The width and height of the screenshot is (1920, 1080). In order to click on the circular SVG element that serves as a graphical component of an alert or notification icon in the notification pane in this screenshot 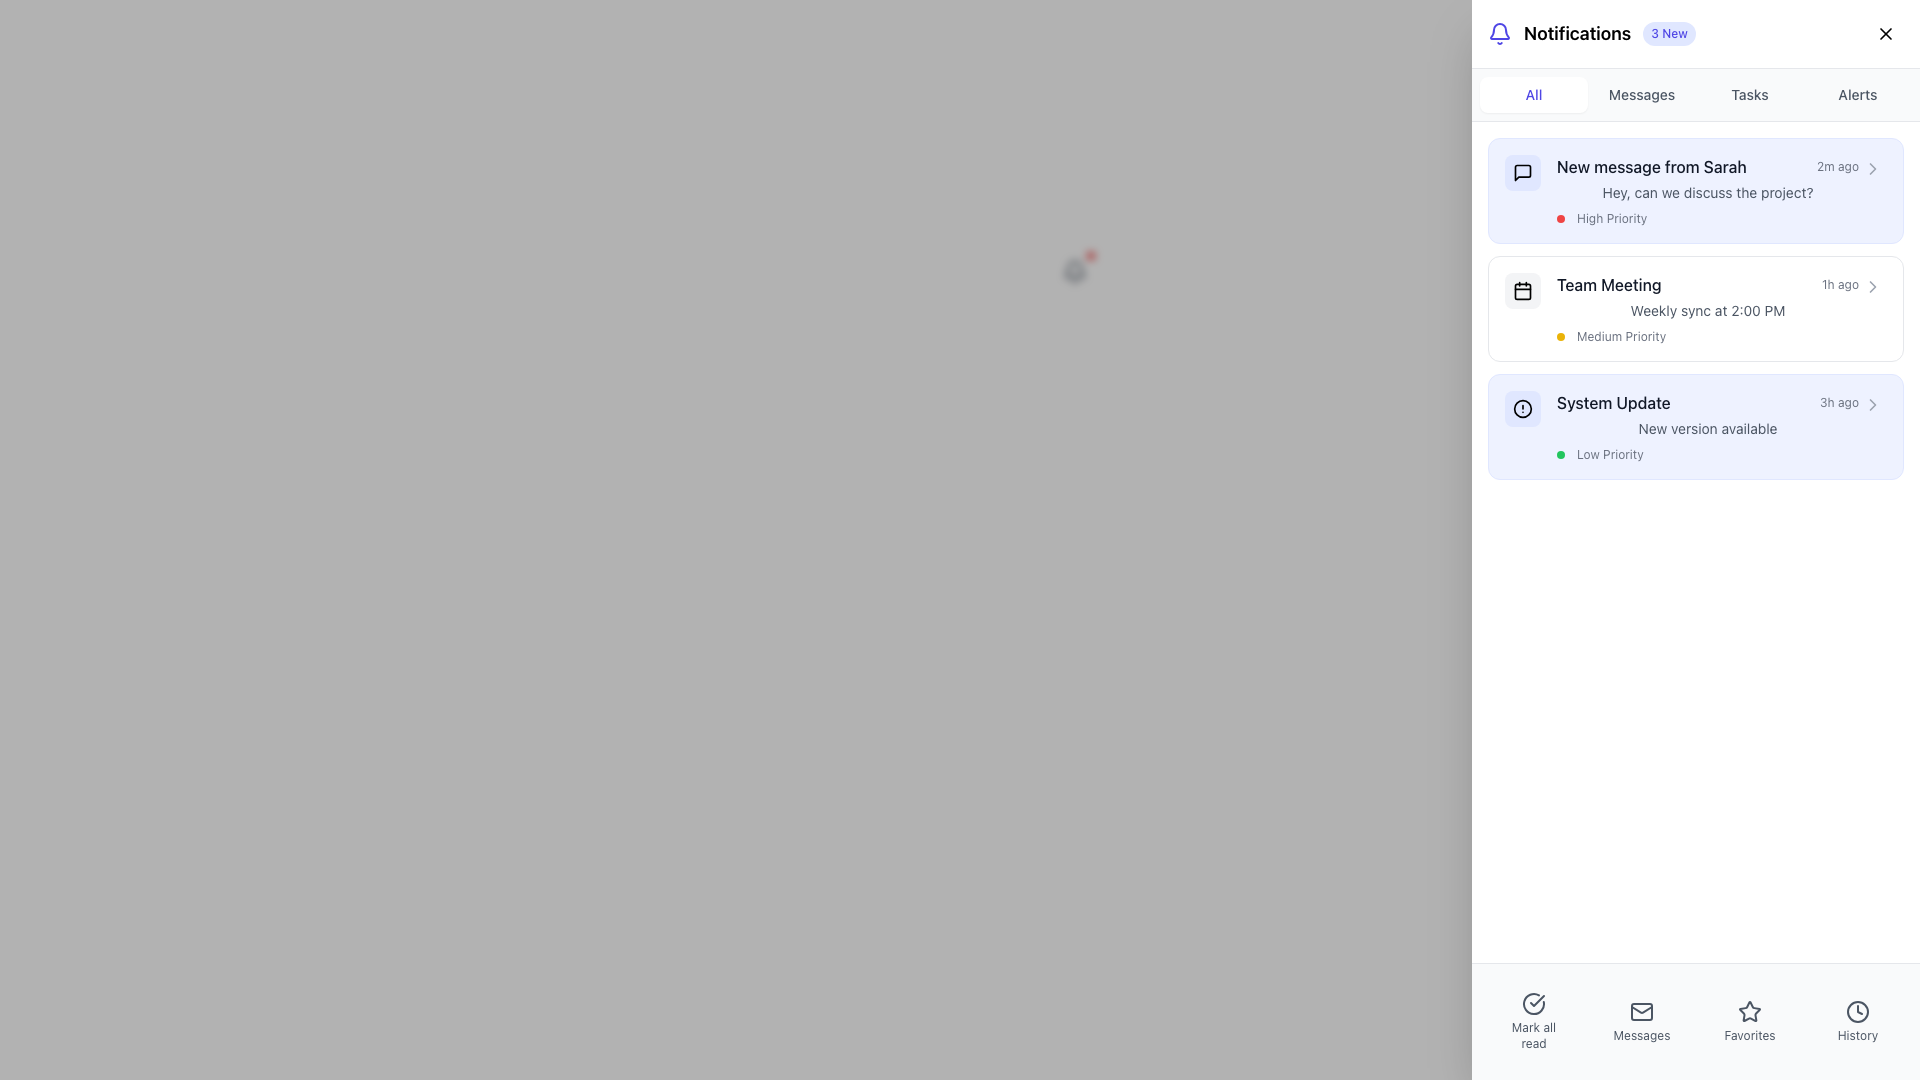, I will do `click(1521, 407)`.